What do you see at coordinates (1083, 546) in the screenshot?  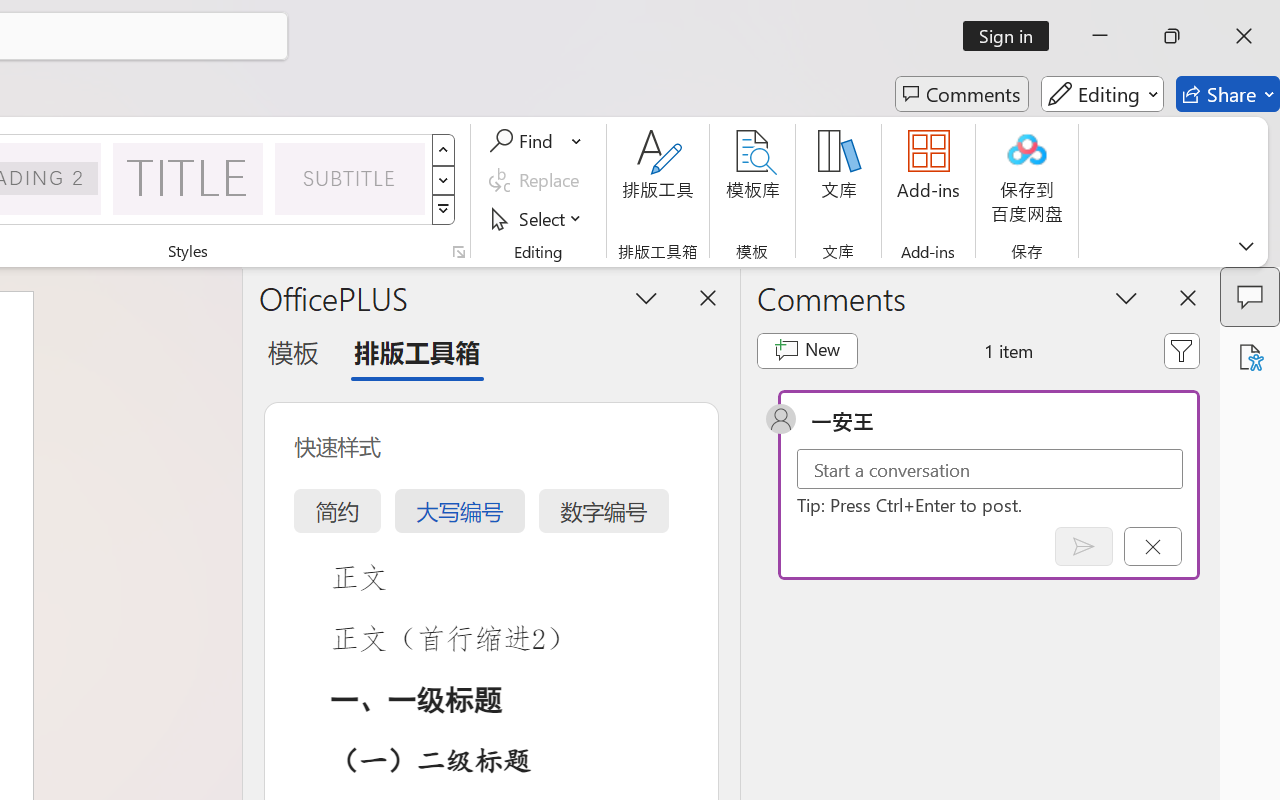 I see `'Post comment (Ctrl + Enter)'` at bounding box center [1083, 546].